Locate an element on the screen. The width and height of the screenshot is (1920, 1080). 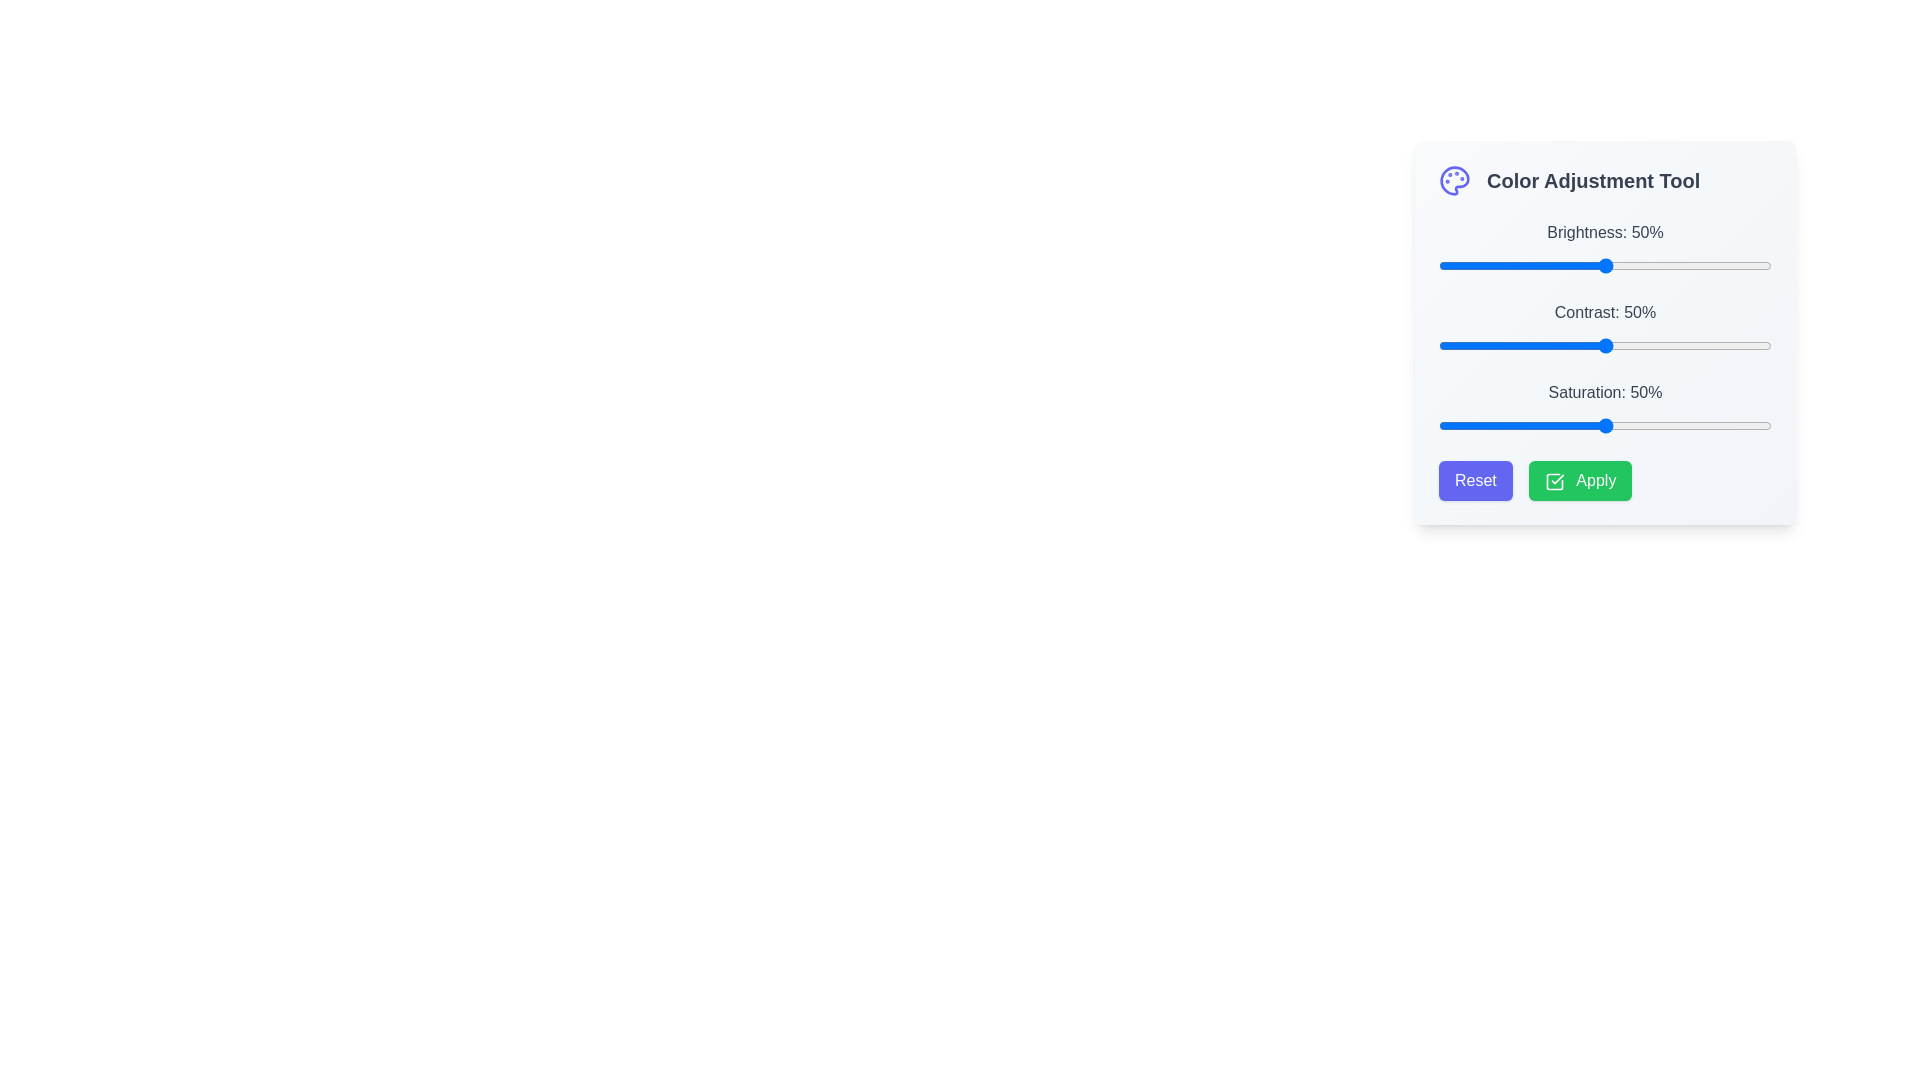
the 'Apply' button, which is a rectangular button with rounded corners, a green background, and white text reading 'Apply', located to the right of the 'Reset' button in the 'Color Adjustment Tool' interface is located at coordinates (1579, 481).